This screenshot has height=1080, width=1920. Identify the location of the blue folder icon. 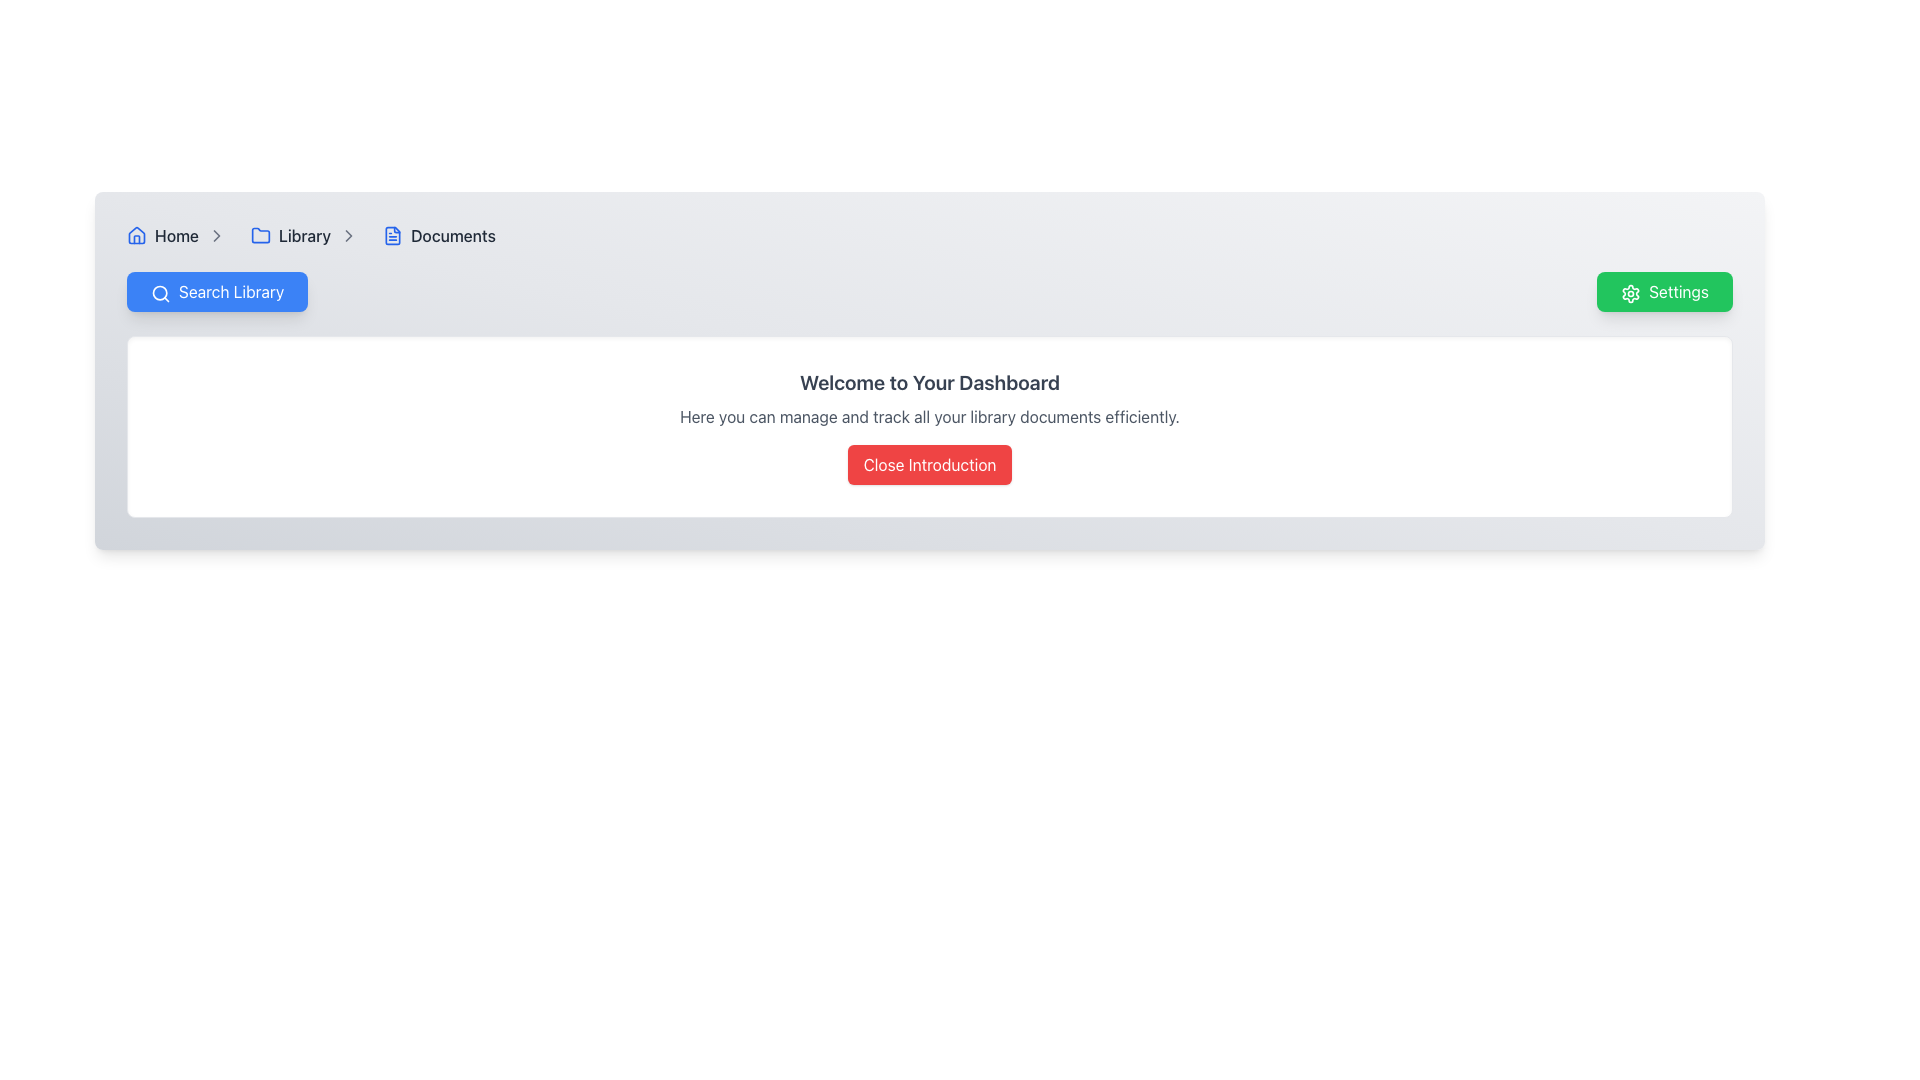
(259, 234).